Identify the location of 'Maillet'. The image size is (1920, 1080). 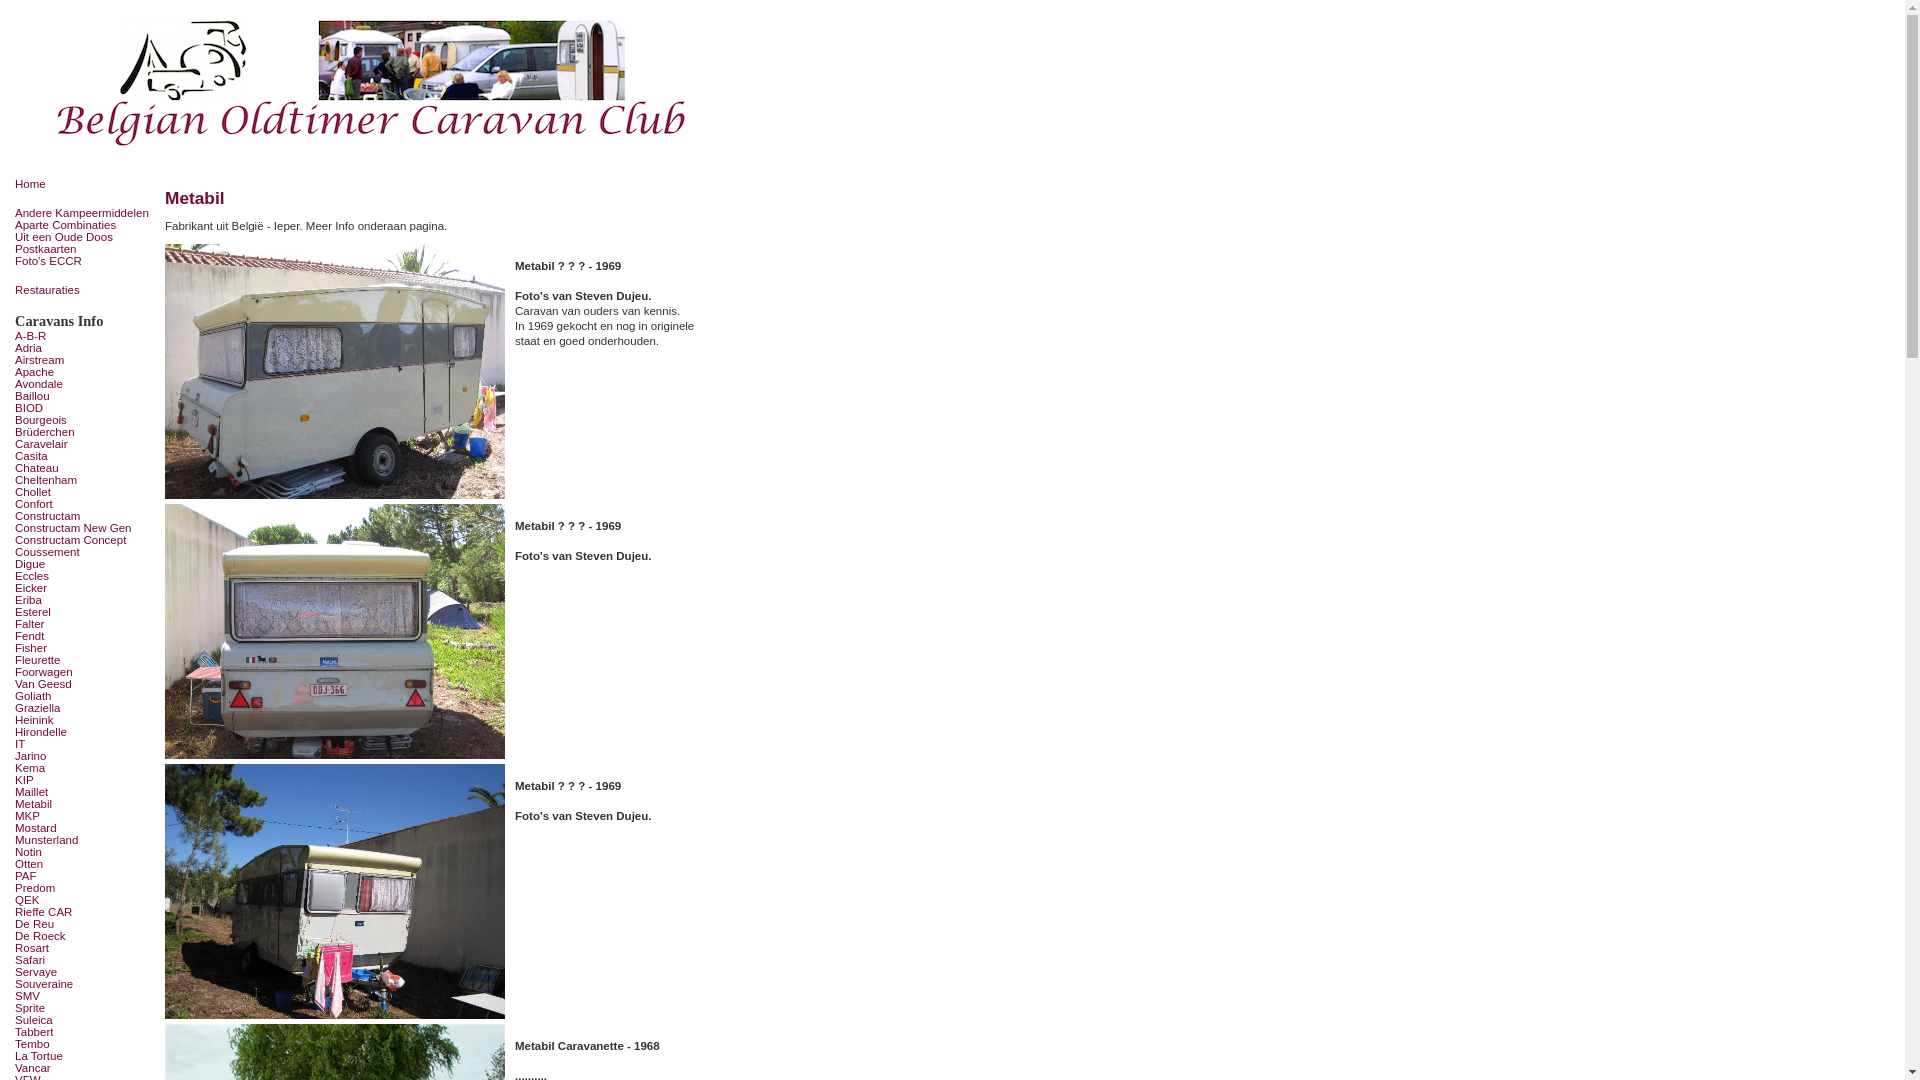
(84, 790).